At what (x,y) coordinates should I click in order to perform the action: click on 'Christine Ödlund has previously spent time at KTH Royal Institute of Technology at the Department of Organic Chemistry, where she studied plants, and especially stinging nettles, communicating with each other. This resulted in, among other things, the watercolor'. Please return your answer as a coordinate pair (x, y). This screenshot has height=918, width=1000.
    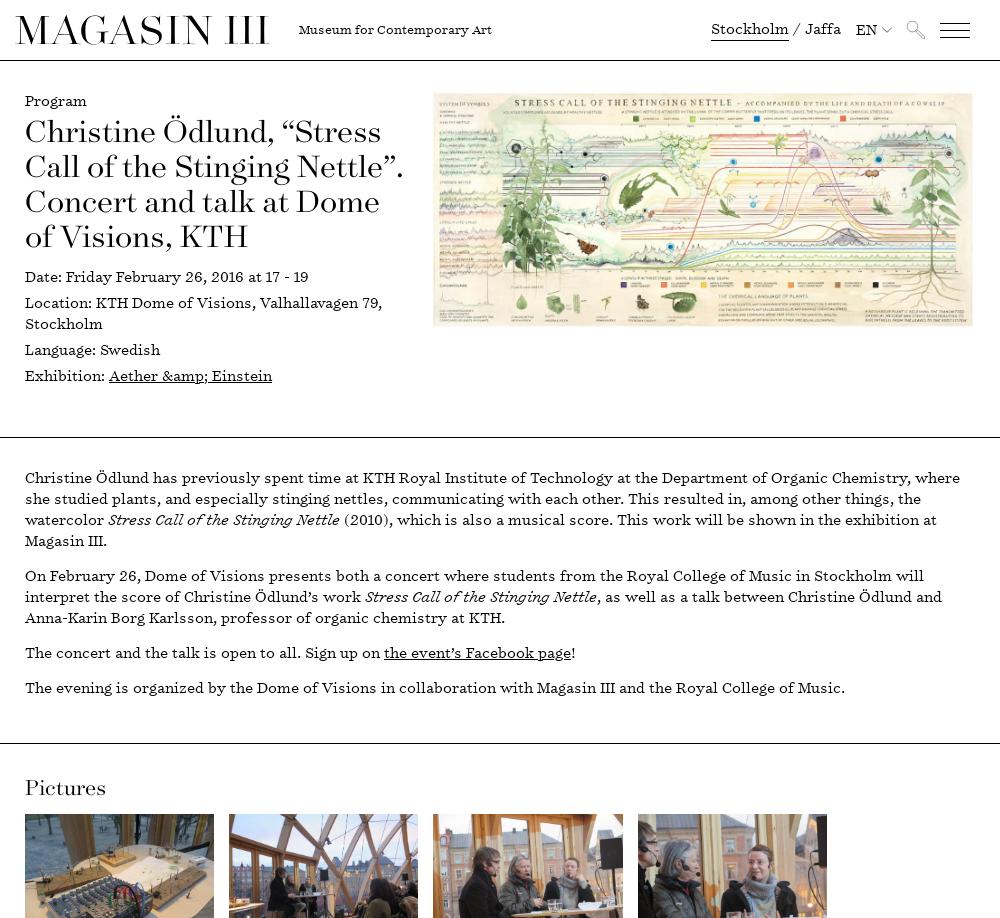
    Looking at the image, I should click on (491, 499).